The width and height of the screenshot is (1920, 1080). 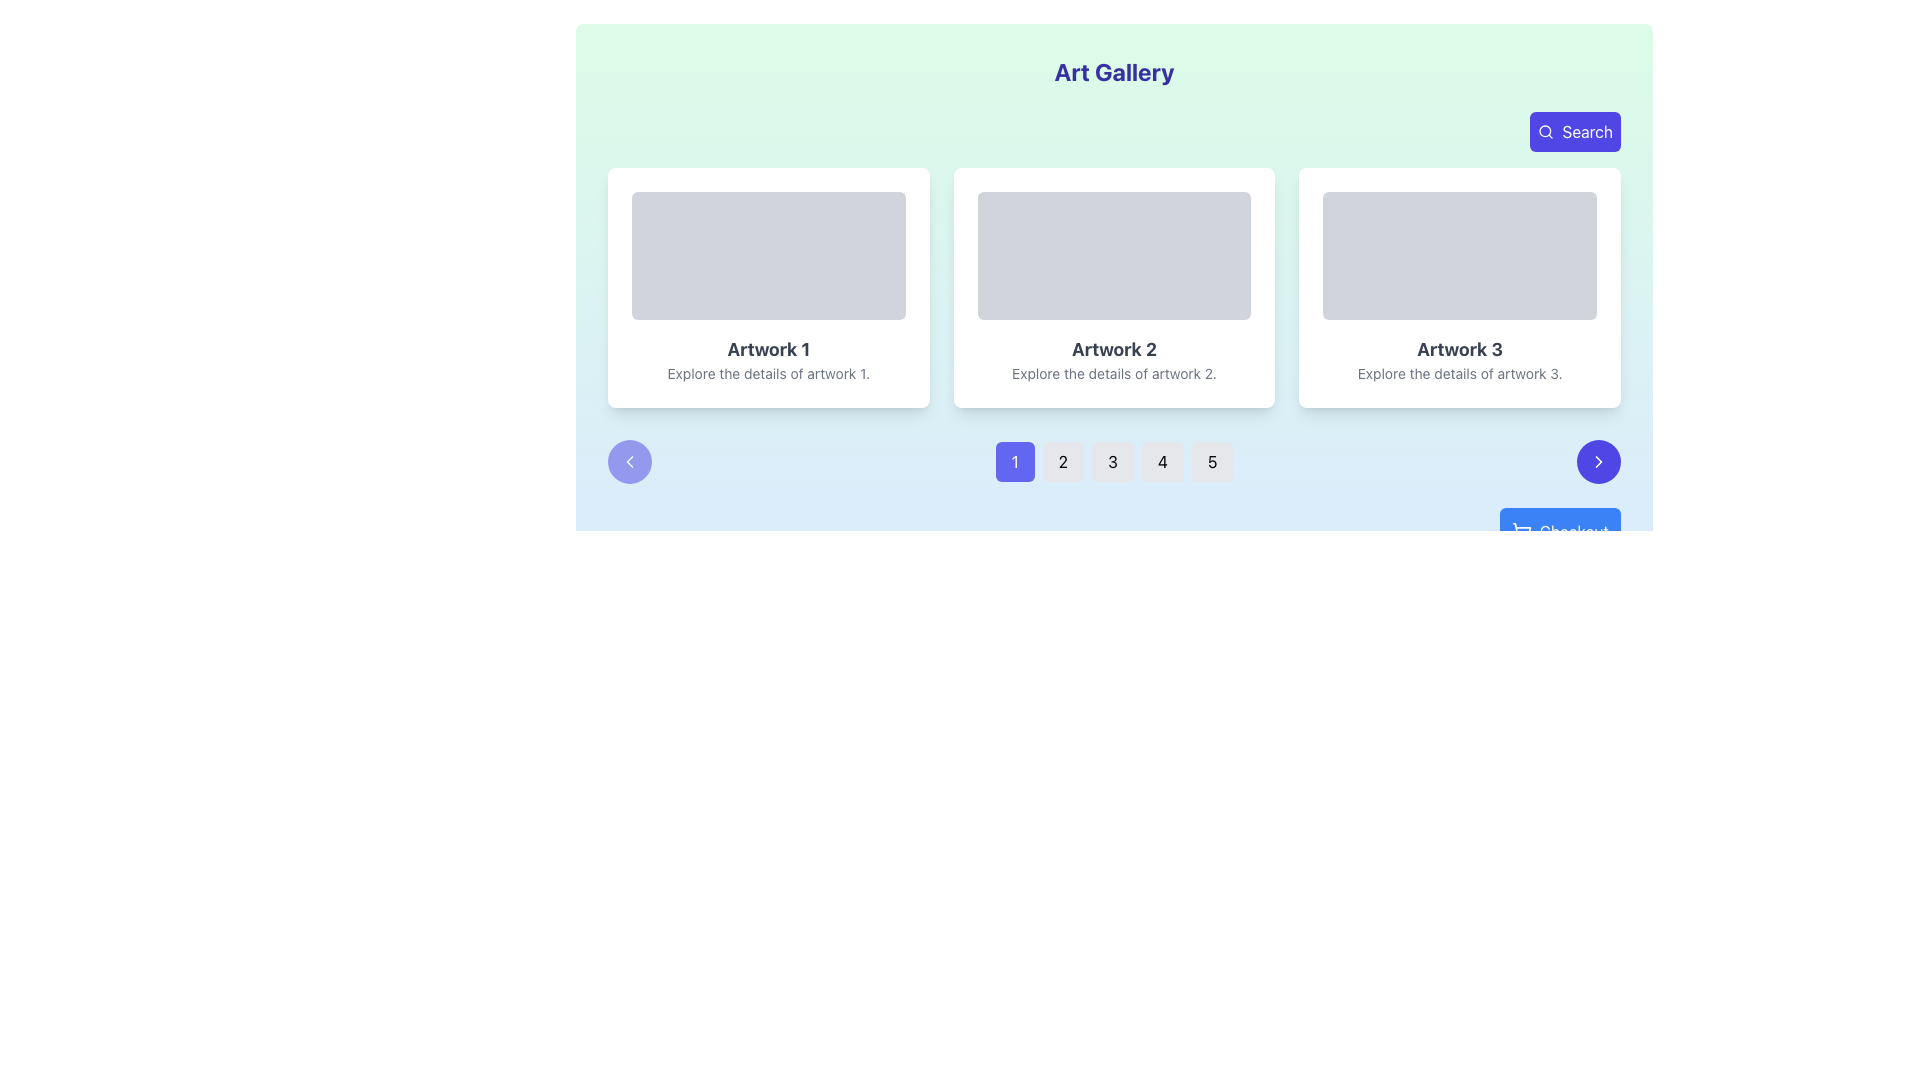 What do you see at coordinates (1460, 374) in the screenshot?
I see `the text element that reads 'Explore the details of artwork 3', which is located below the heading 'Artwork 3' in gray font style` at bounding box center [1460, 374].